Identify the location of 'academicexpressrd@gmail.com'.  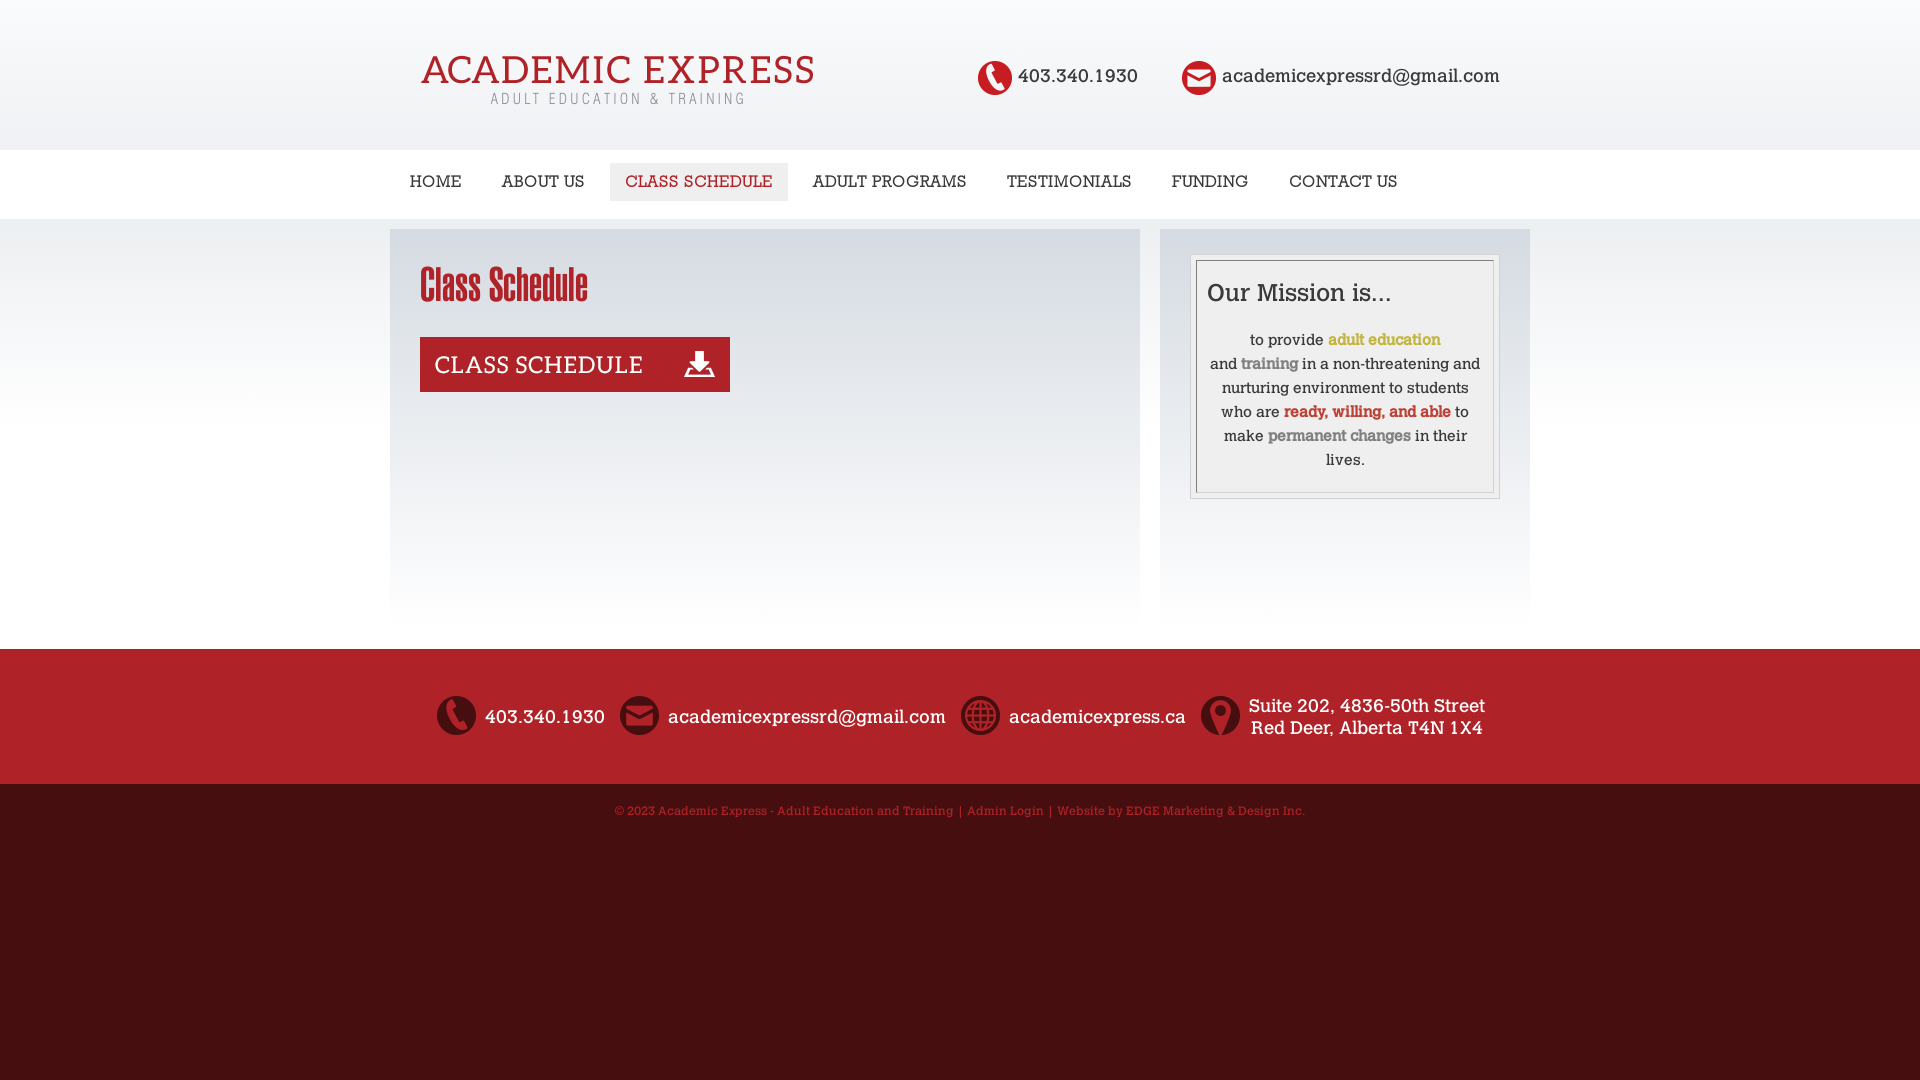
(1360, 75).